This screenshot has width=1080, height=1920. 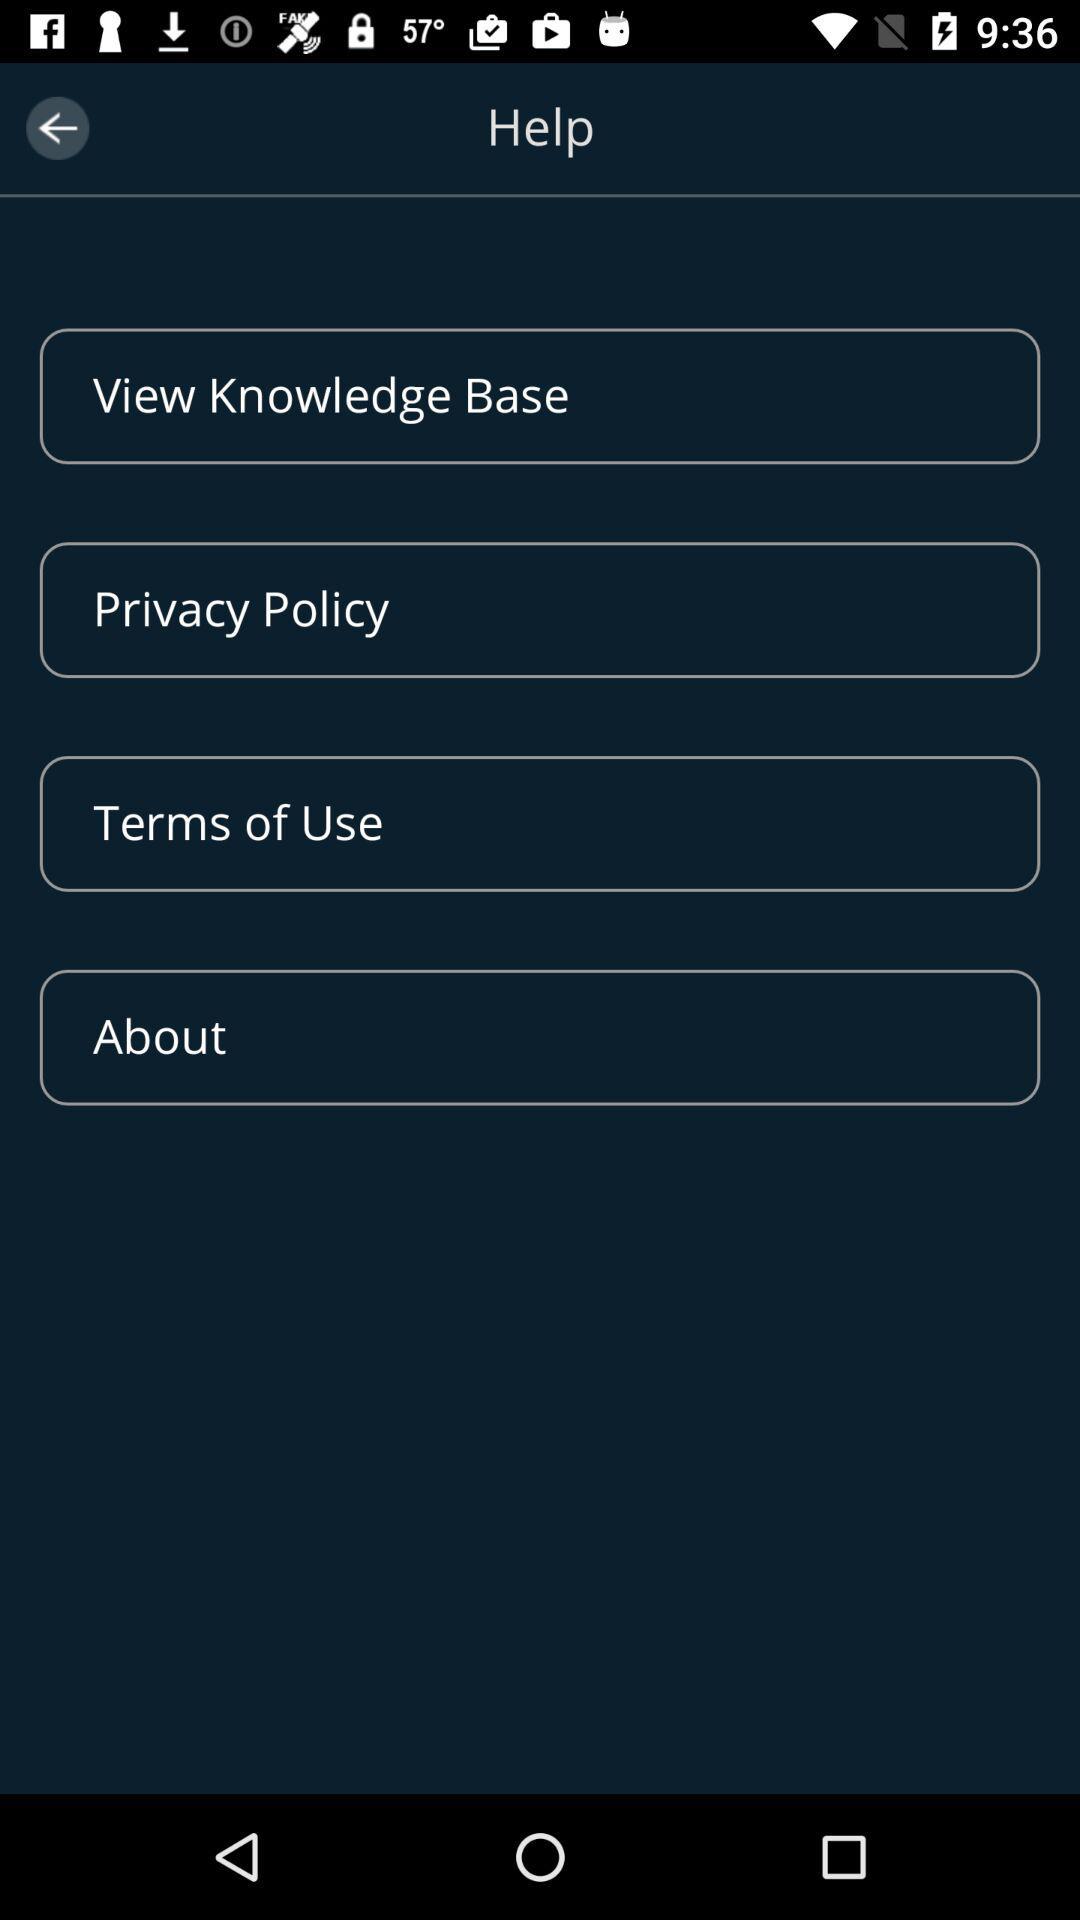 I want to click on terms of use, so click(x=540, y=824).